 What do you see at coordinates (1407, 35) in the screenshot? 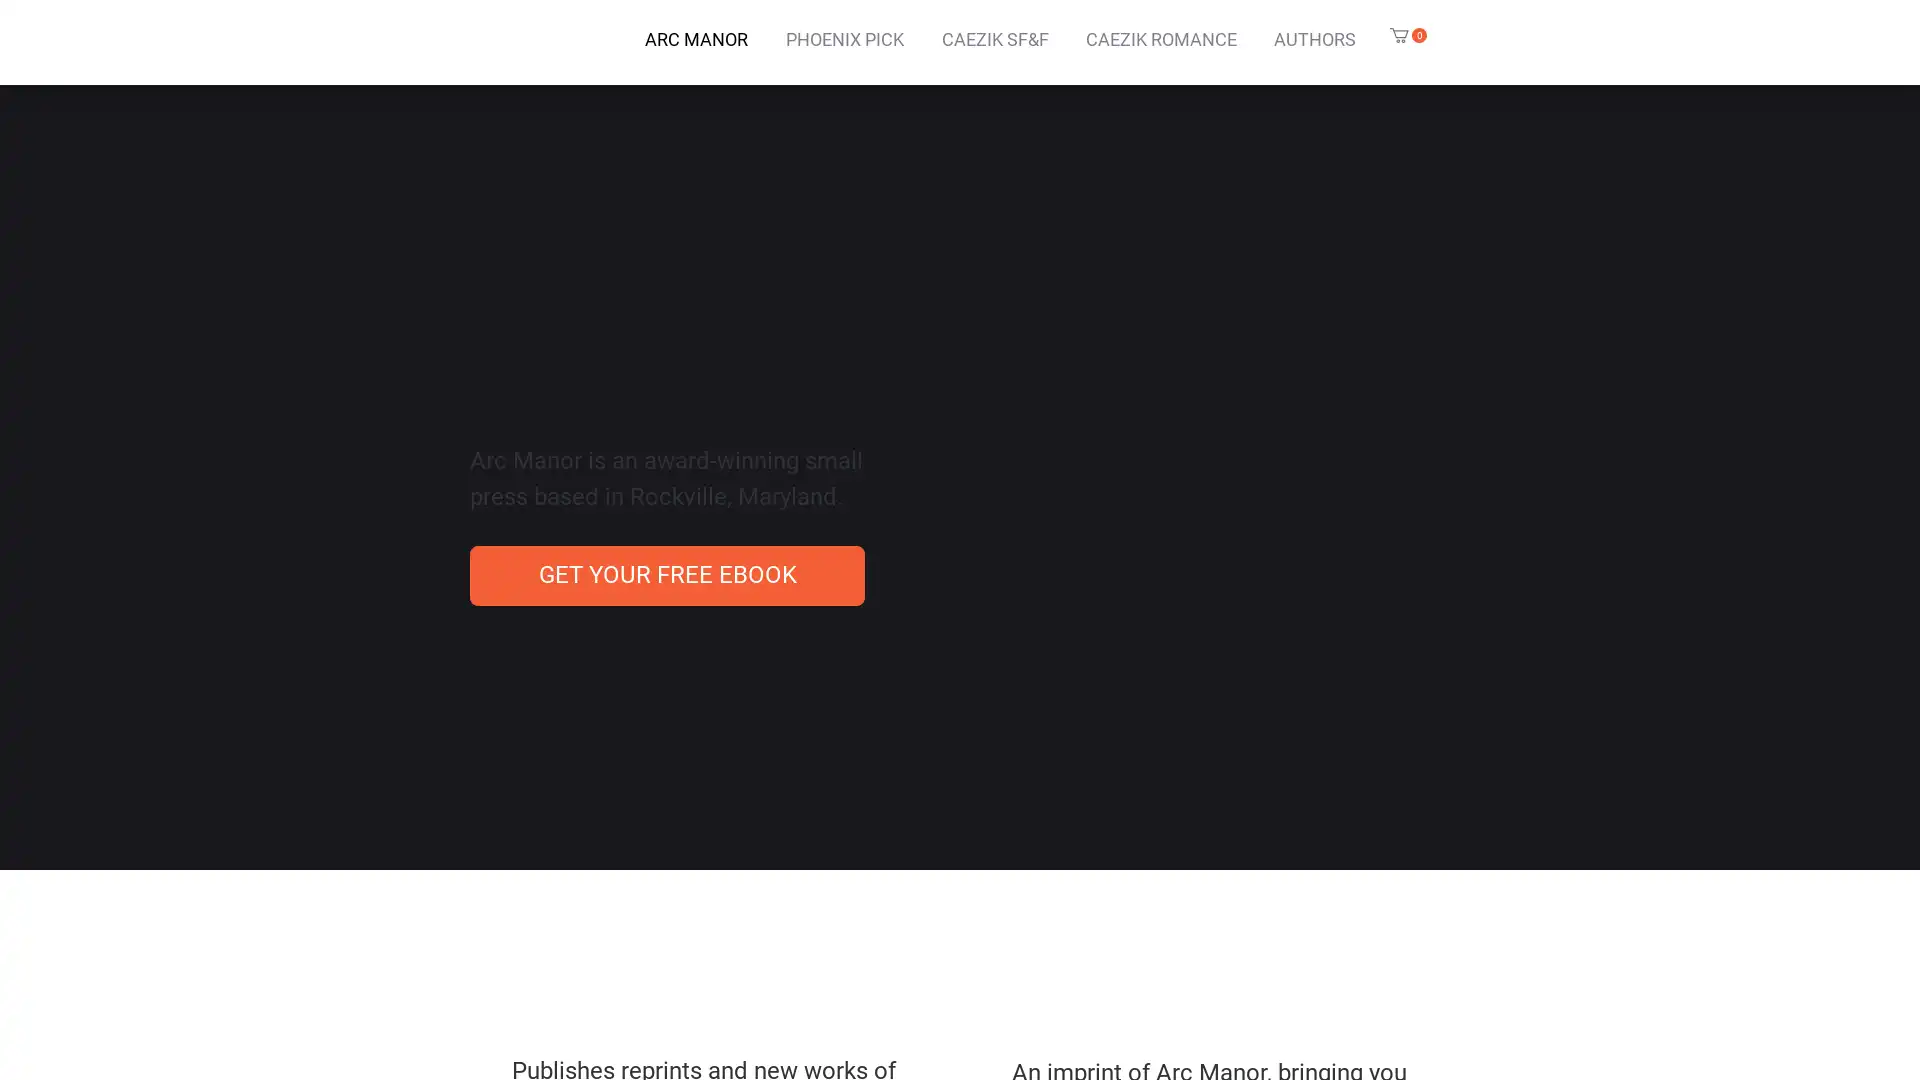
I see `Cart with 0 items` at bounding box center [1407, 35].